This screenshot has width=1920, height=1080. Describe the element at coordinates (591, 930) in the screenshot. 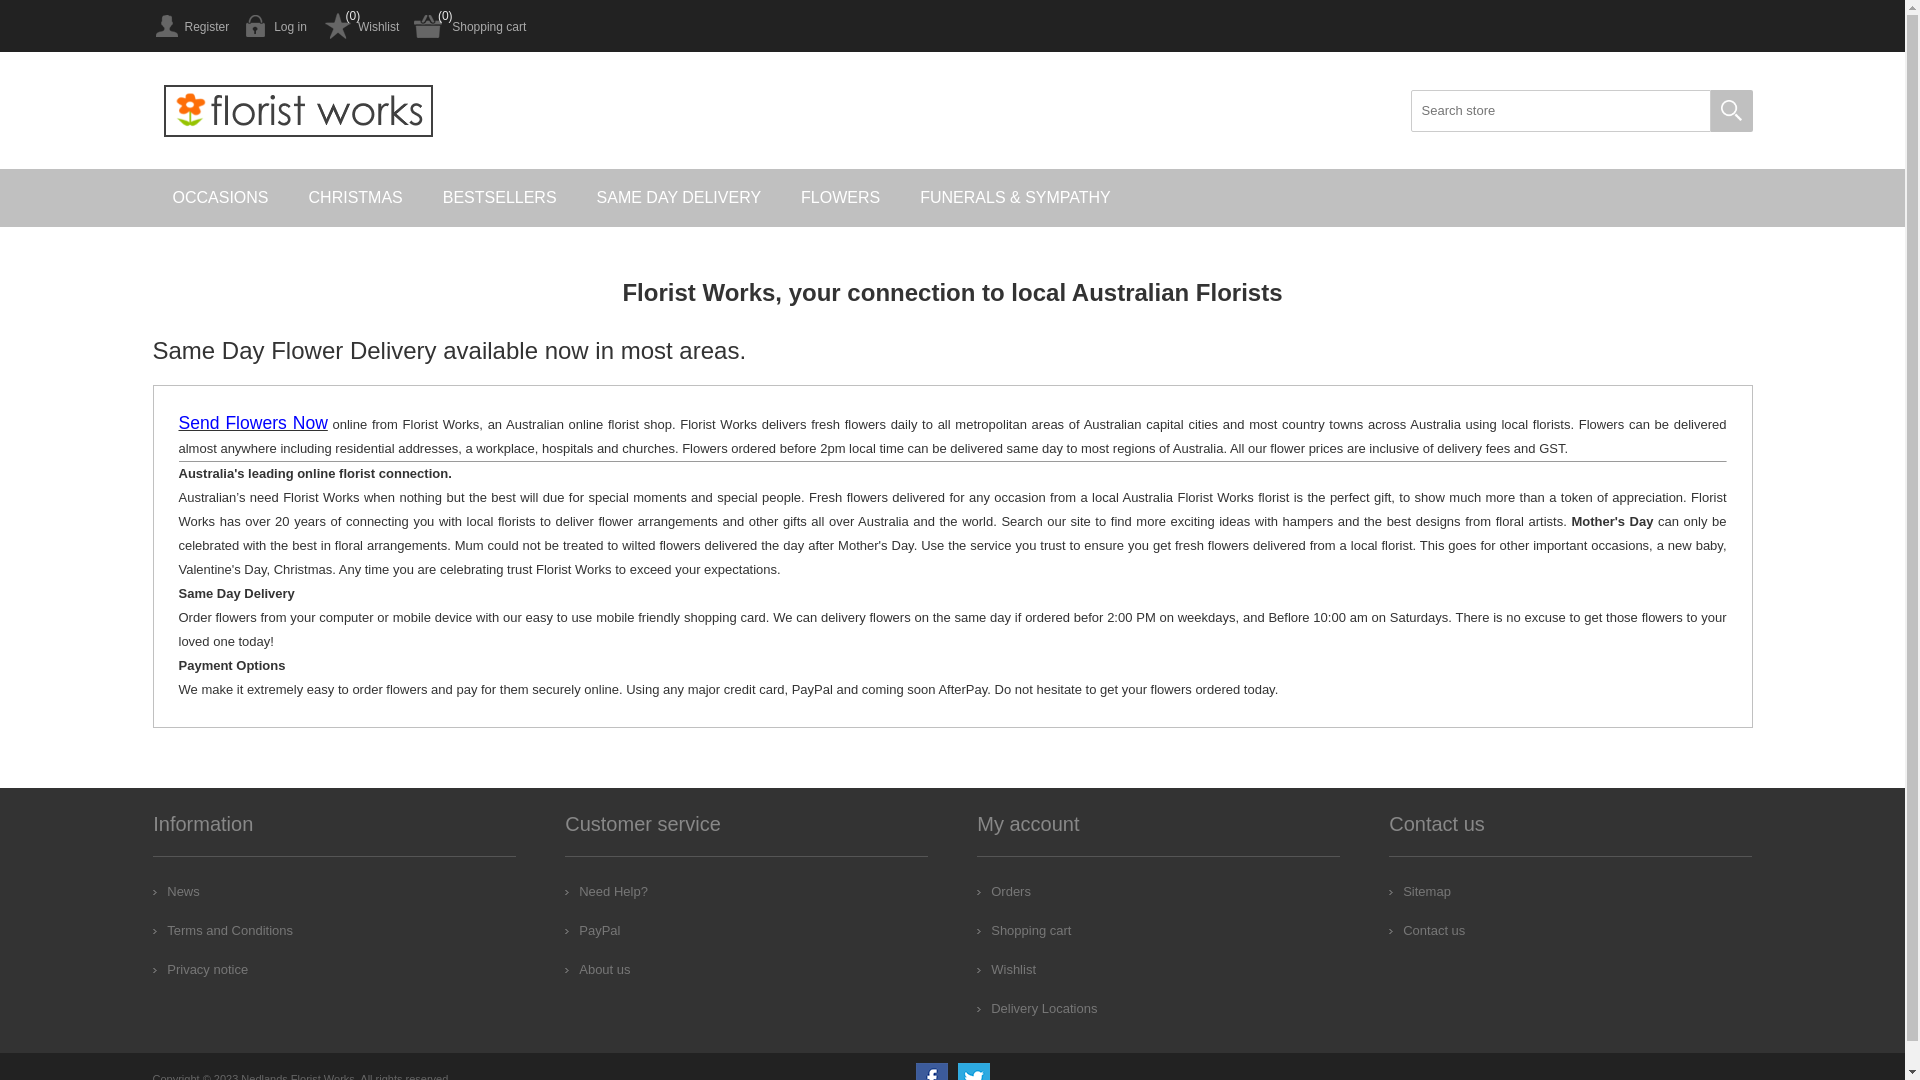

I see `'PayPal'` at that location.